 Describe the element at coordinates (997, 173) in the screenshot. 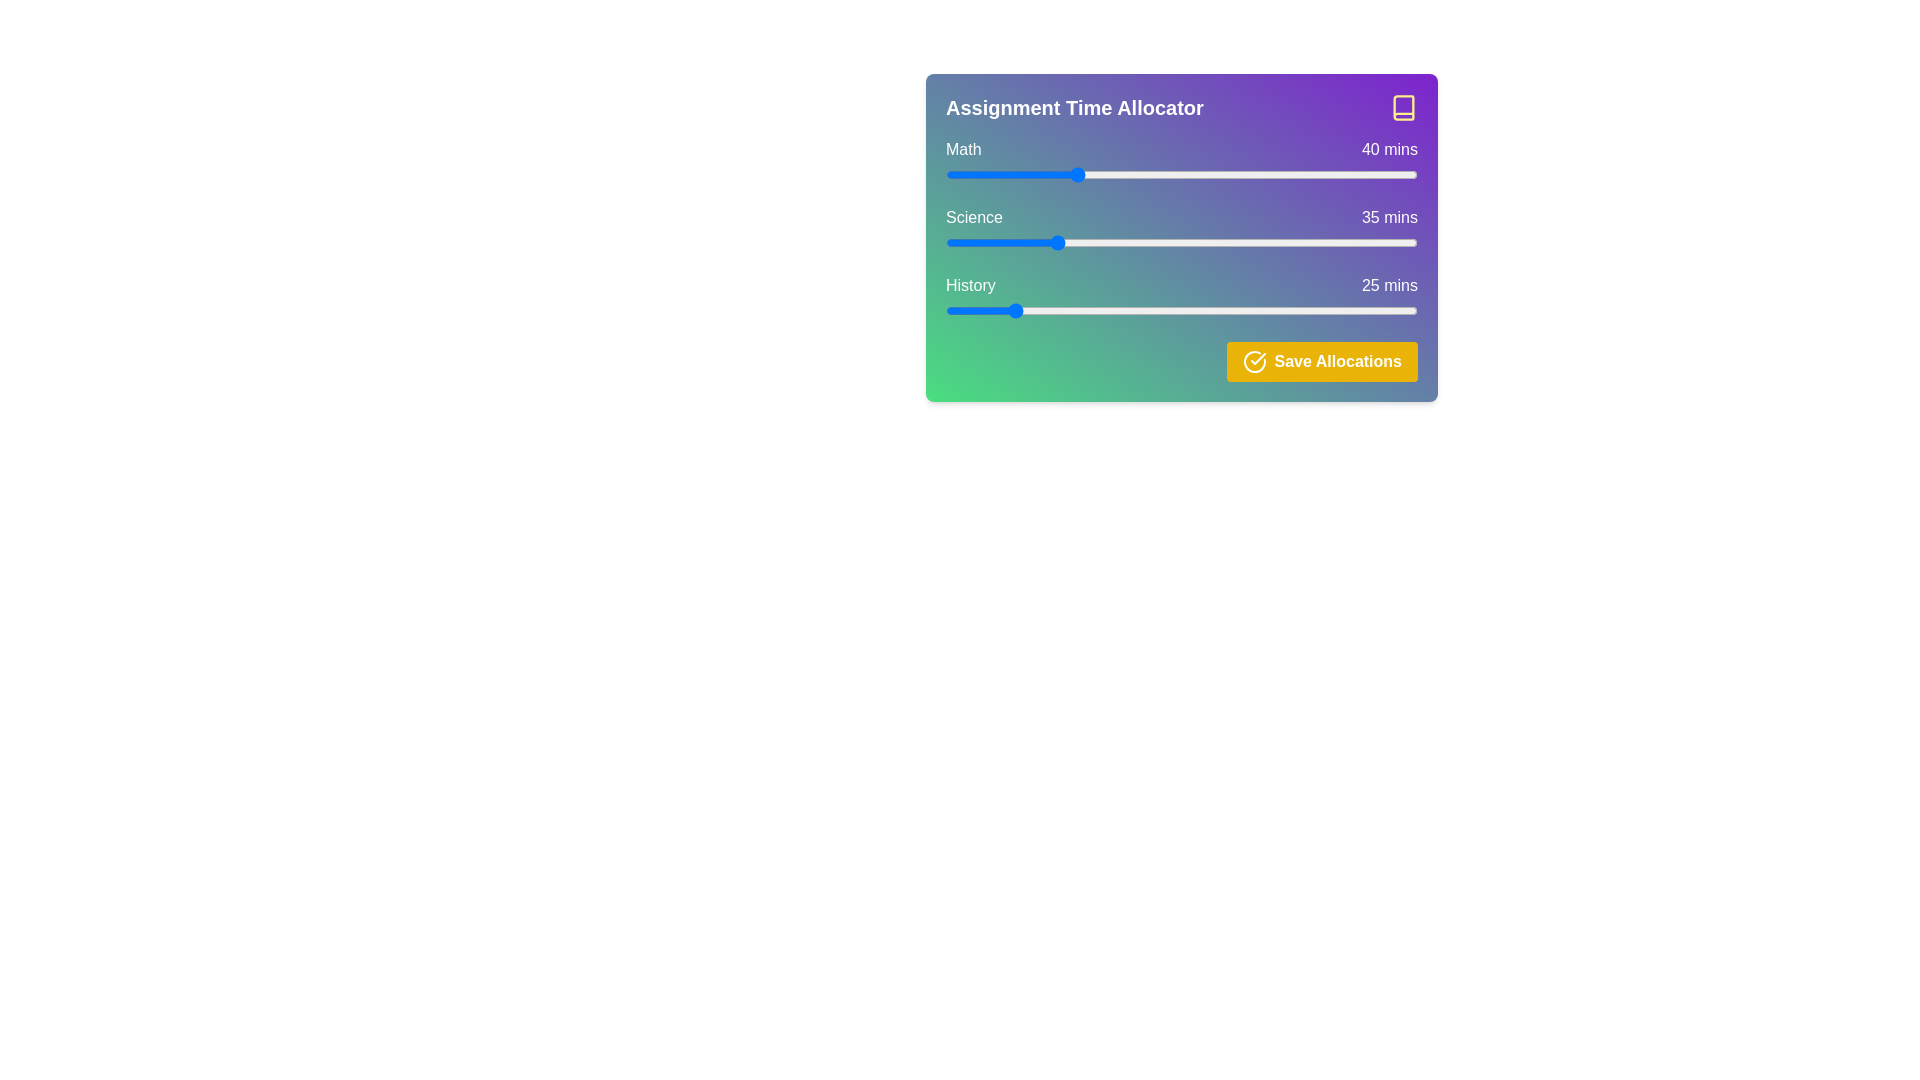

I see `the time allocation for Math` at that location.